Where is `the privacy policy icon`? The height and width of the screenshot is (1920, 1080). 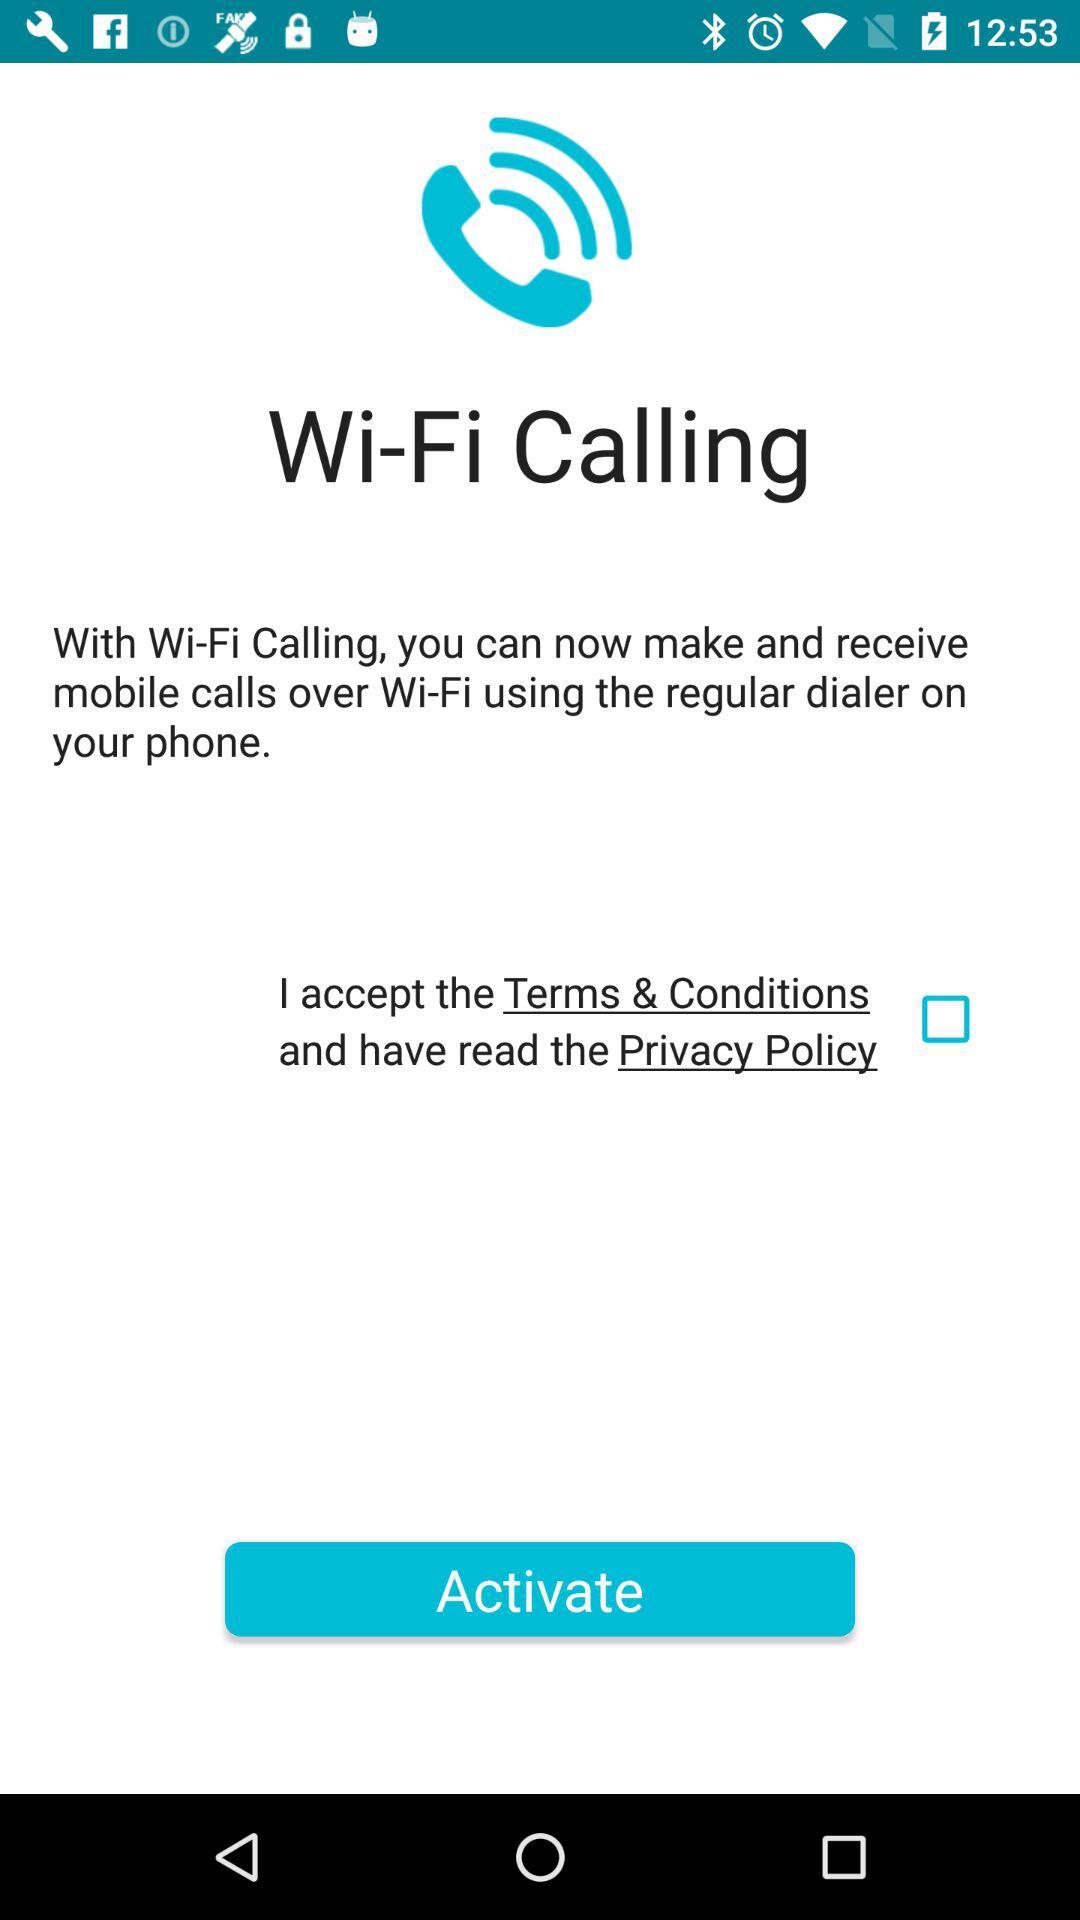 the privacy policy icon is located at coordinates (747, 1047).